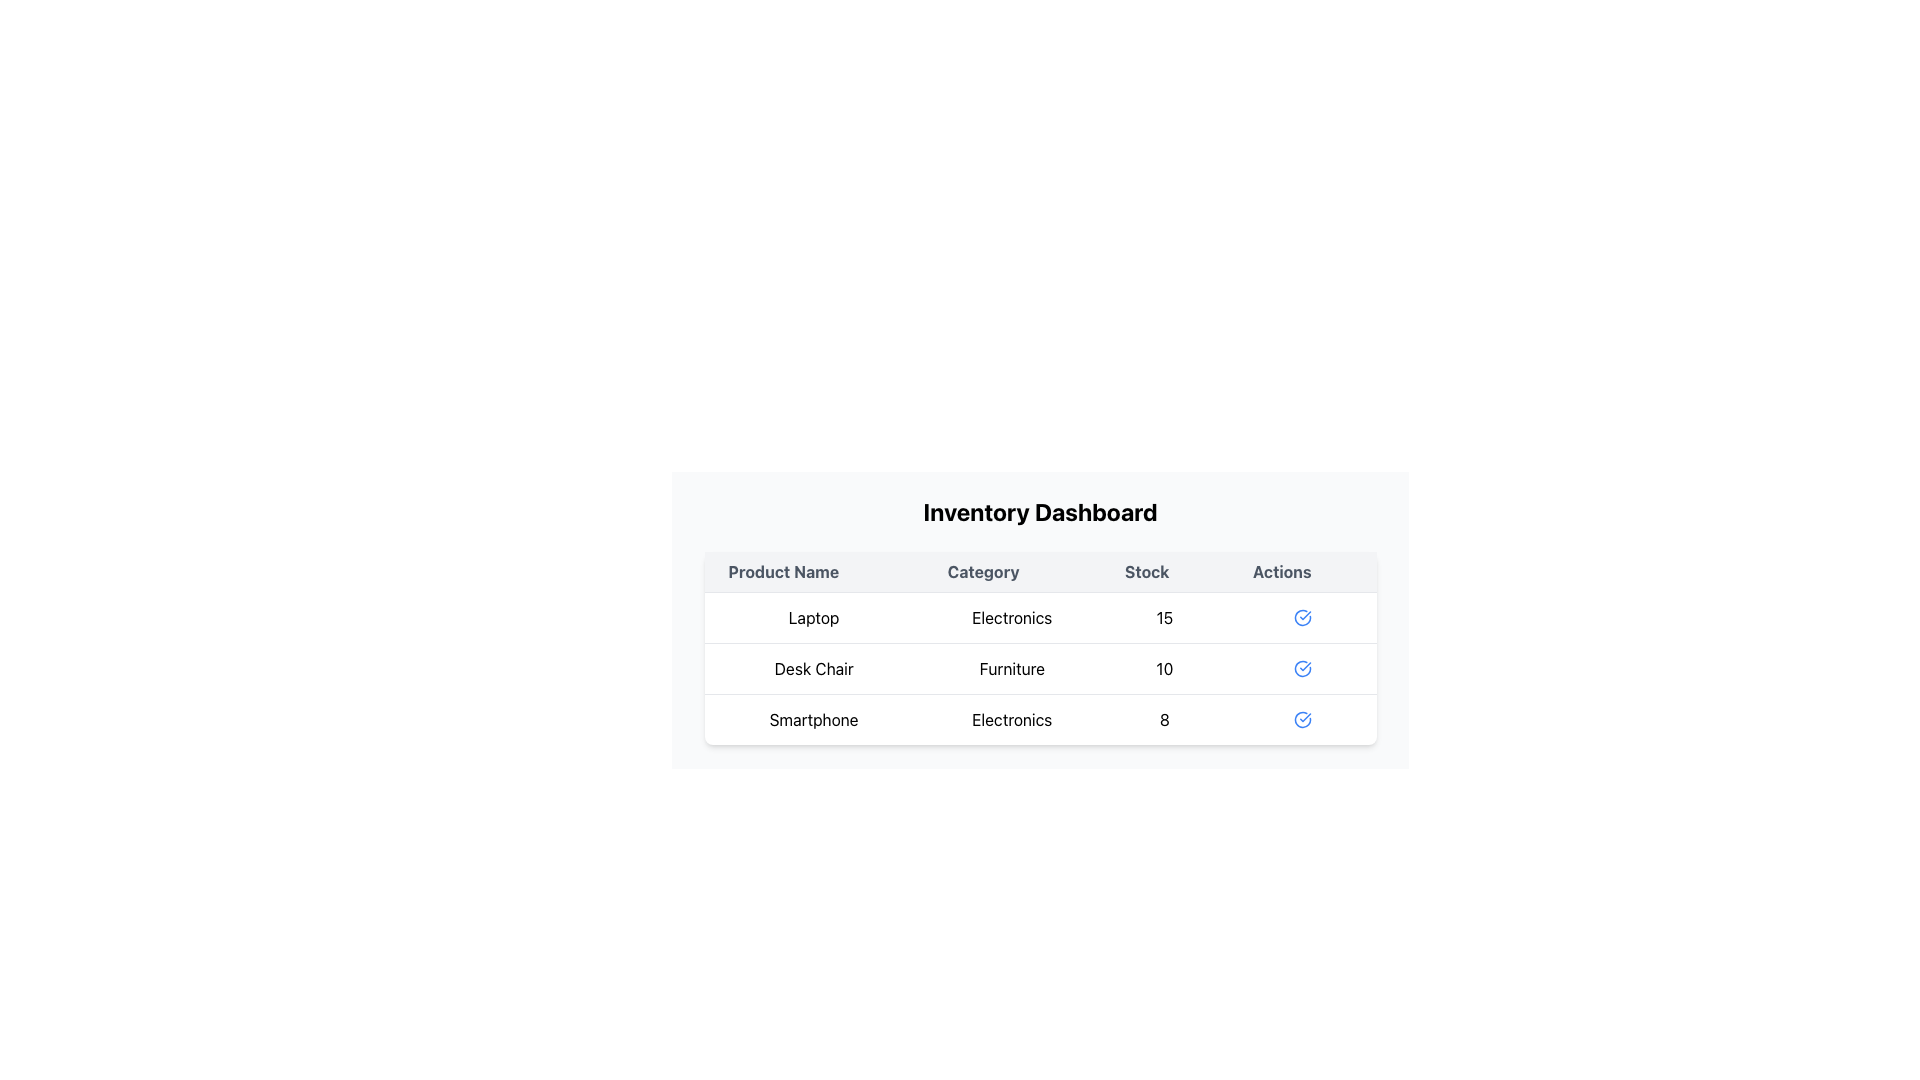  Describe the element at coordinates (1302, 720) in the screenshot. I see `the confirmation icon for the 'Smartphone' item in the 'Actions' column of the third row in the 'Inventory Dashboard' table` at that location.